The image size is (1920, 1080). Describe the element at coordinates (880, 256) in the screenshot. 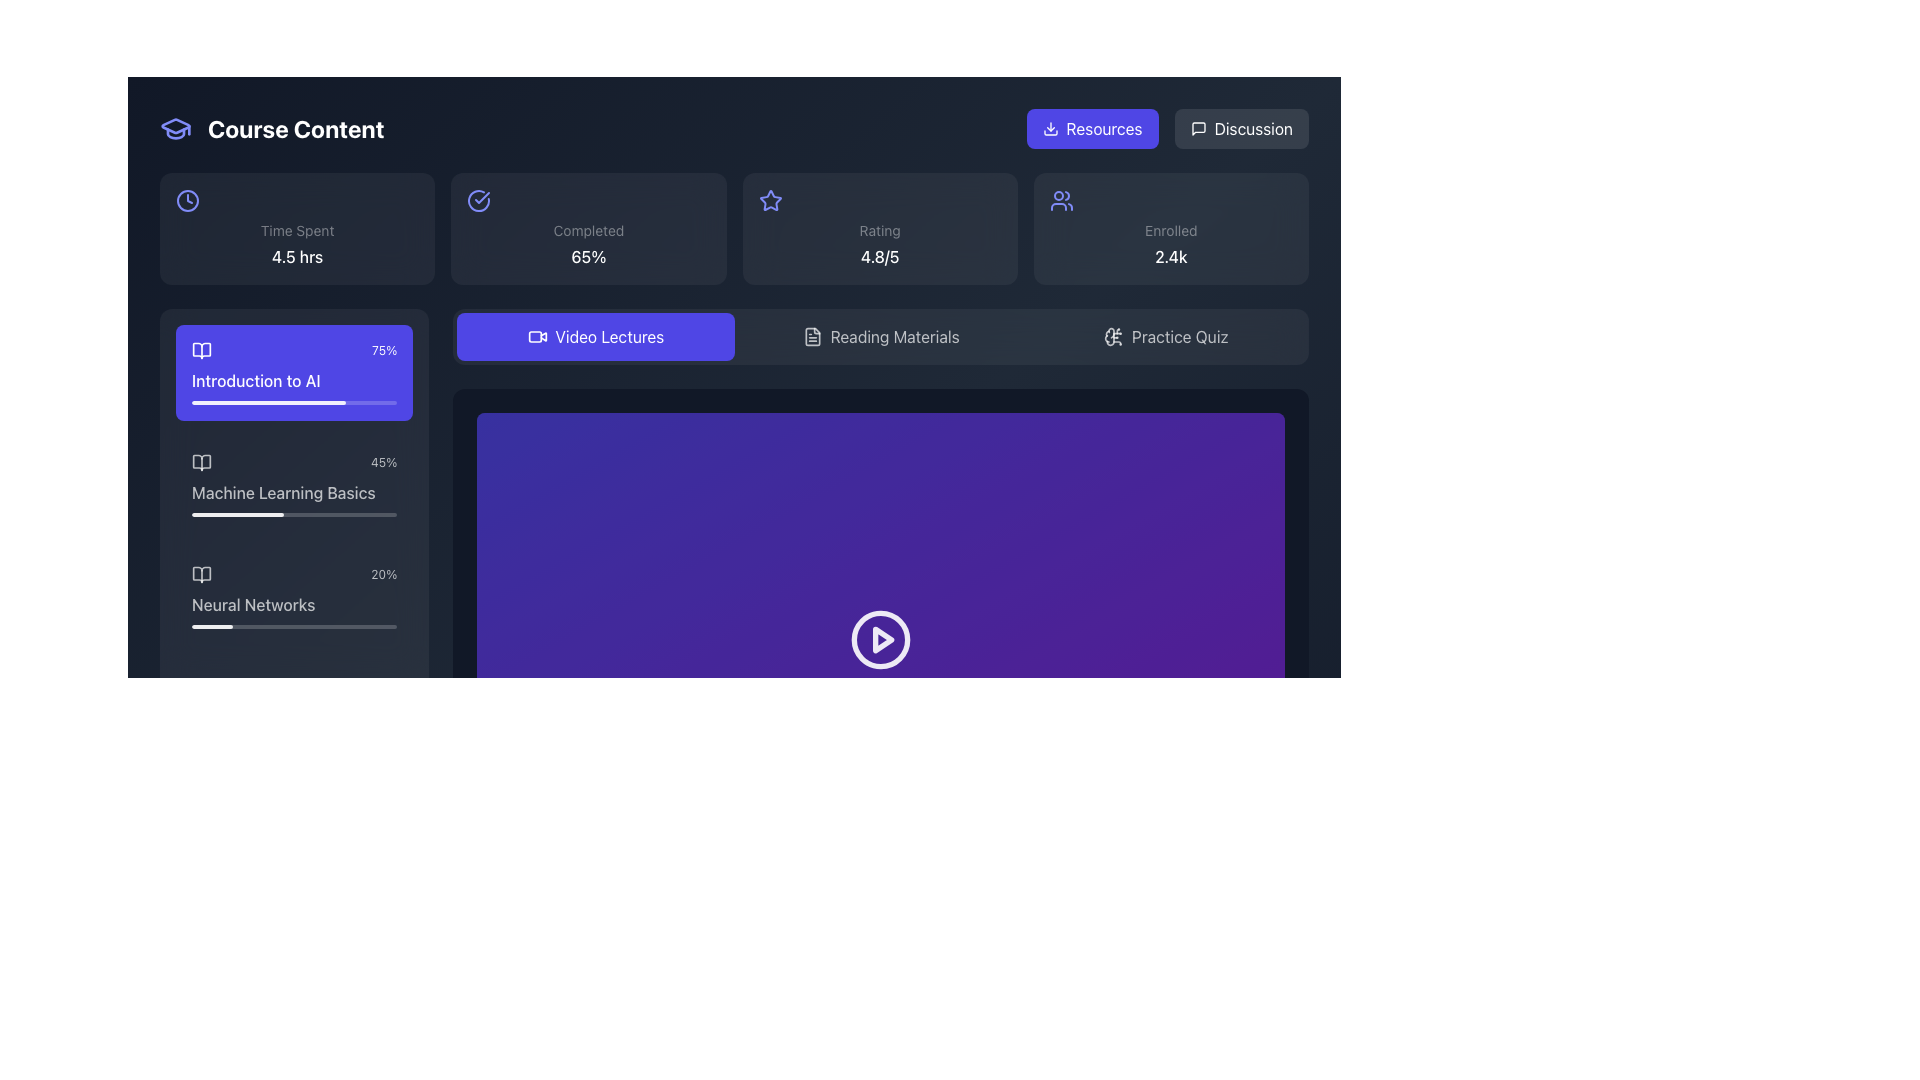

I see `the static text label displaying '4.8/5', which is positioned below the 'Rating' label inside a semi-transparent box` at that location.